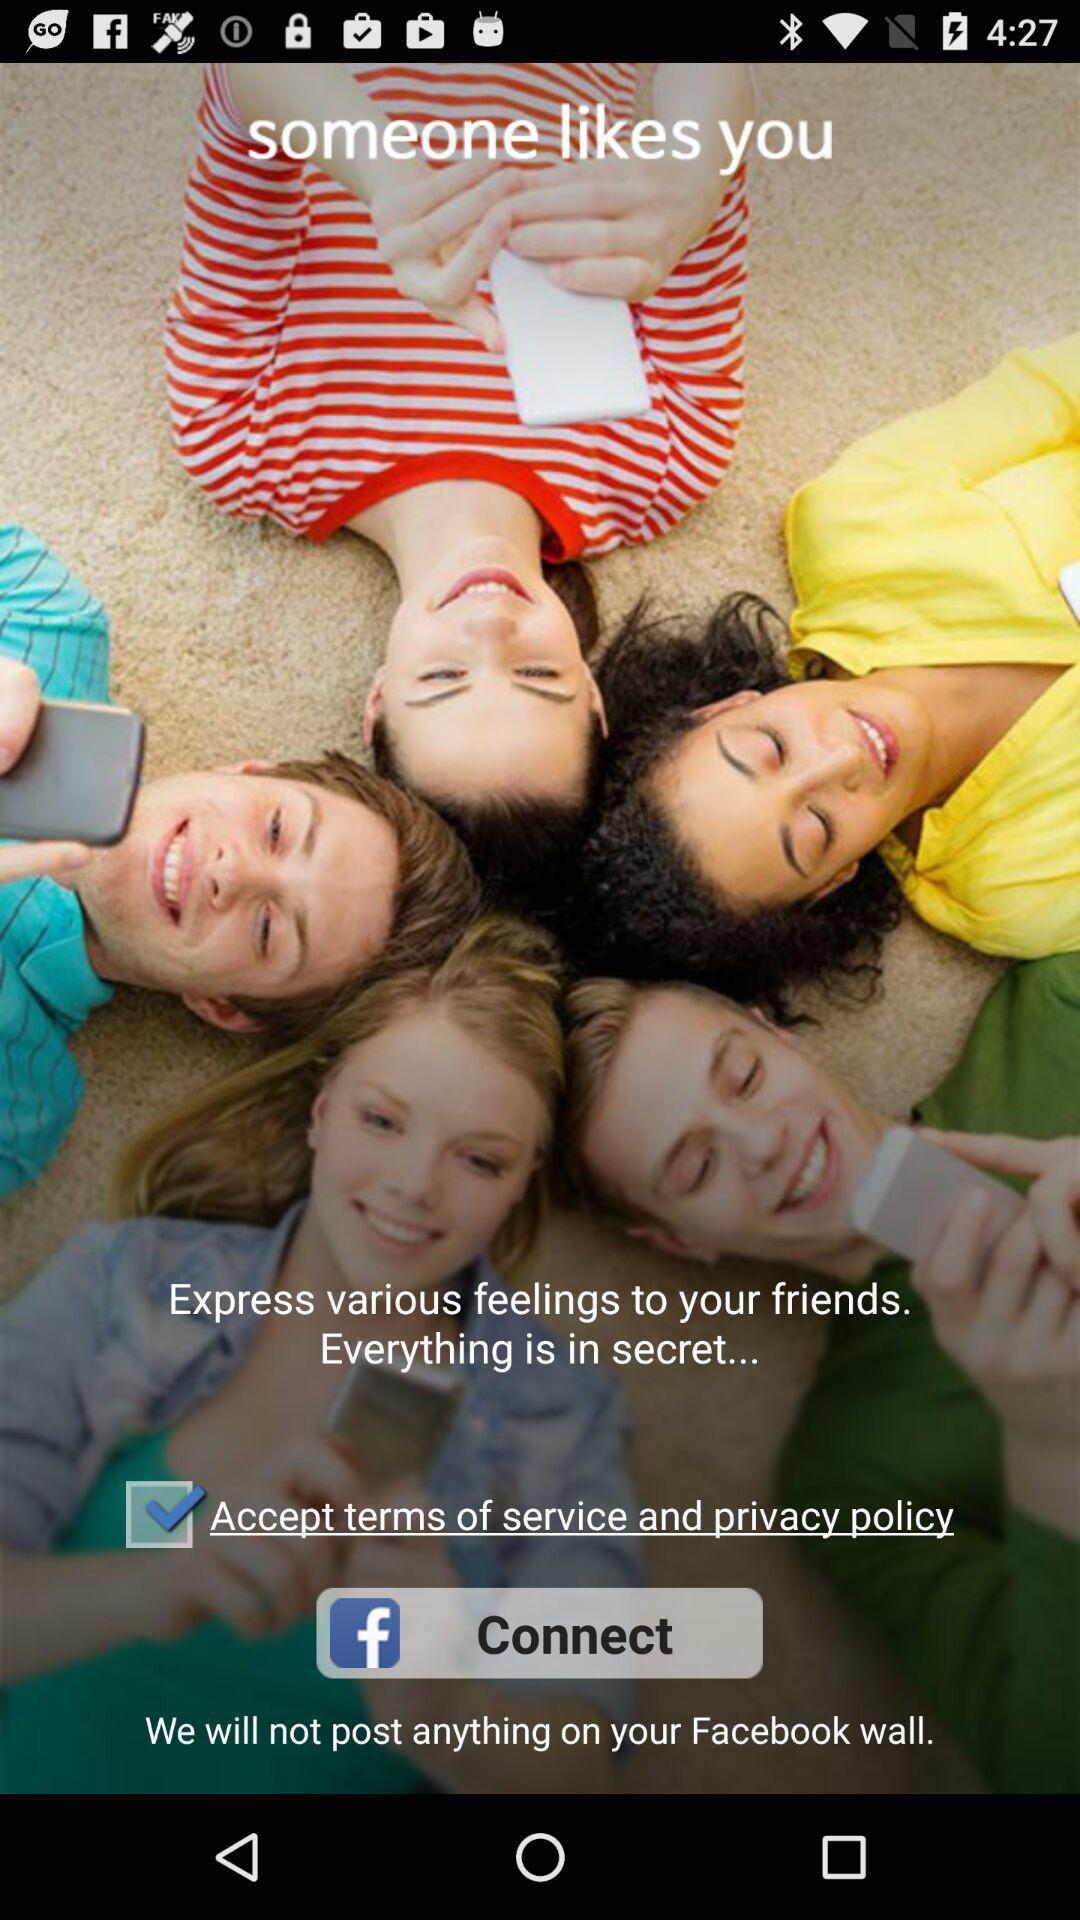 This screenshot has height=1920, width=1080. What do you see at coordinates (538, 1633) in the screenshot?
I see `the app below accept terms of icon` at bounding box center [538, 1633].